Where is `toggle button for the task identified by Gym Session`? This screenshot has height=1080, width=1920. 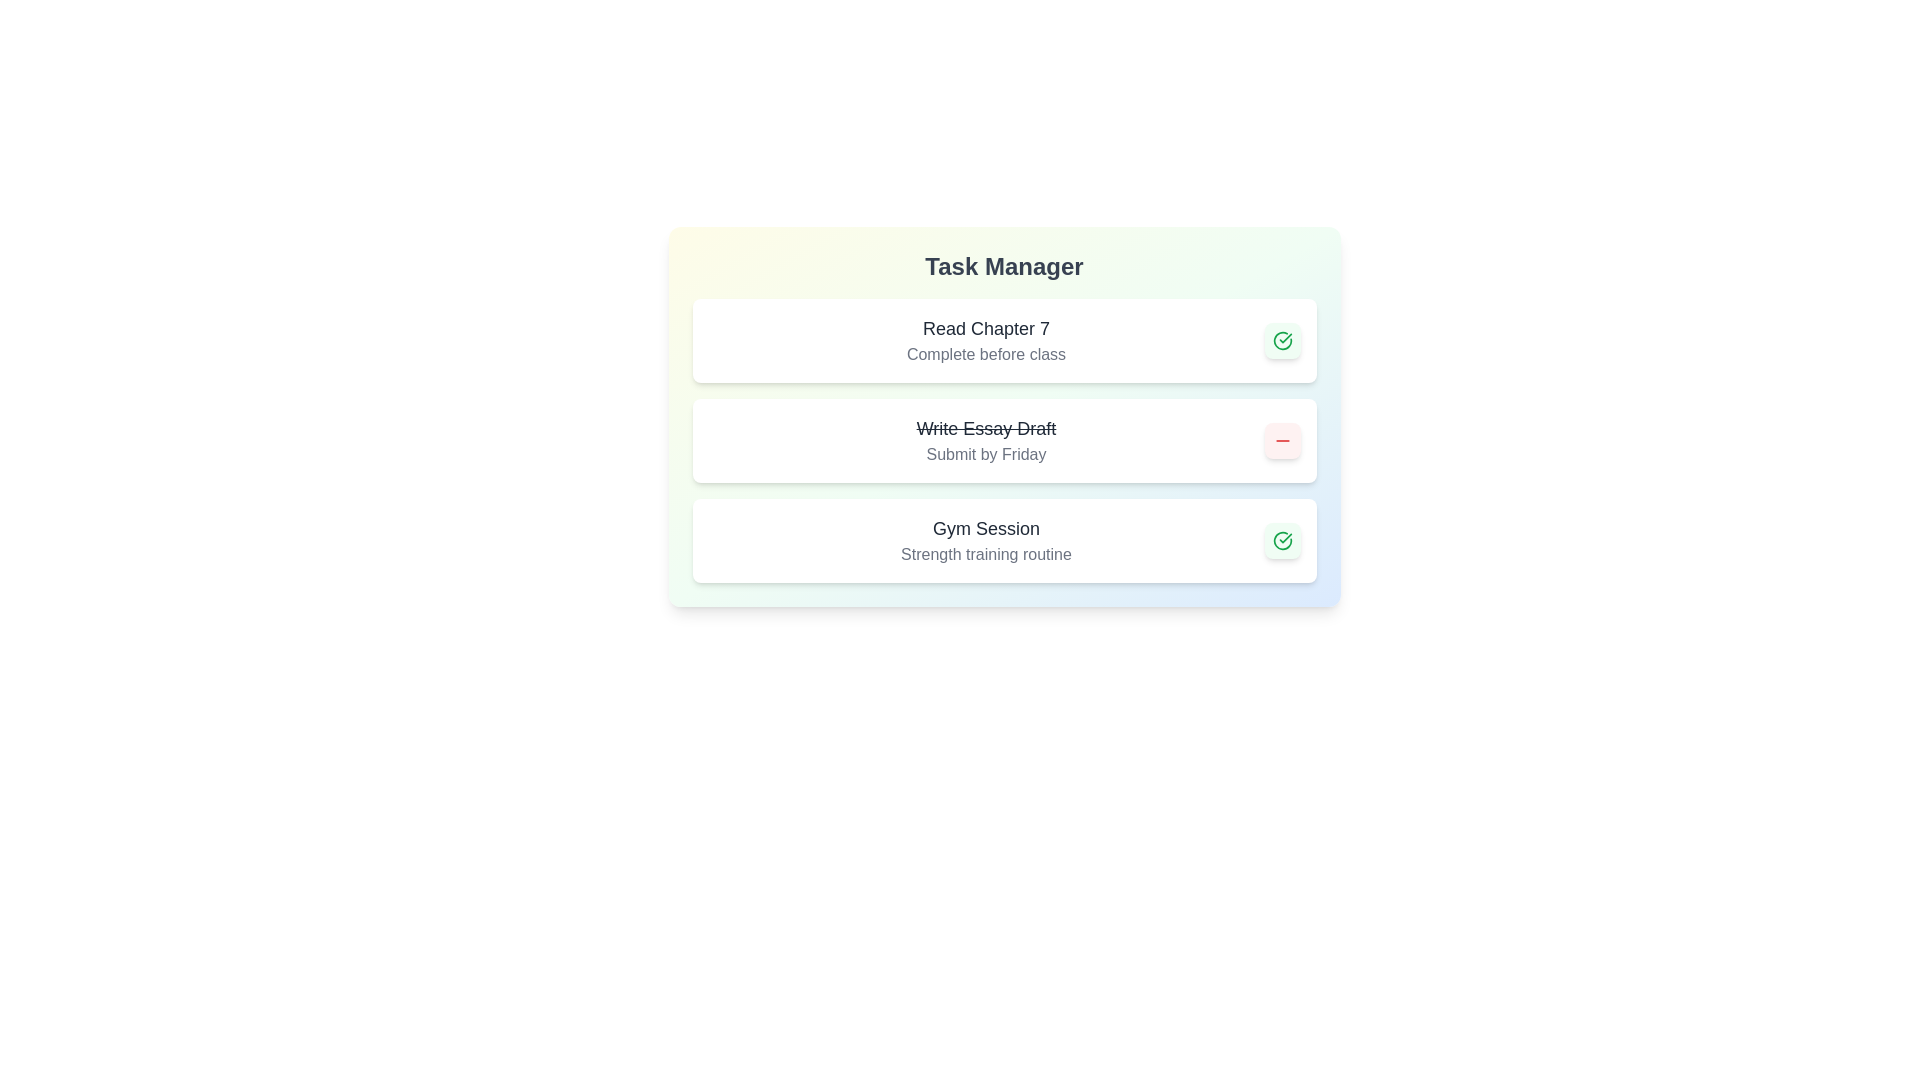
toggle button for the task identified by Gym Session is located at coordinates (1282, 540).